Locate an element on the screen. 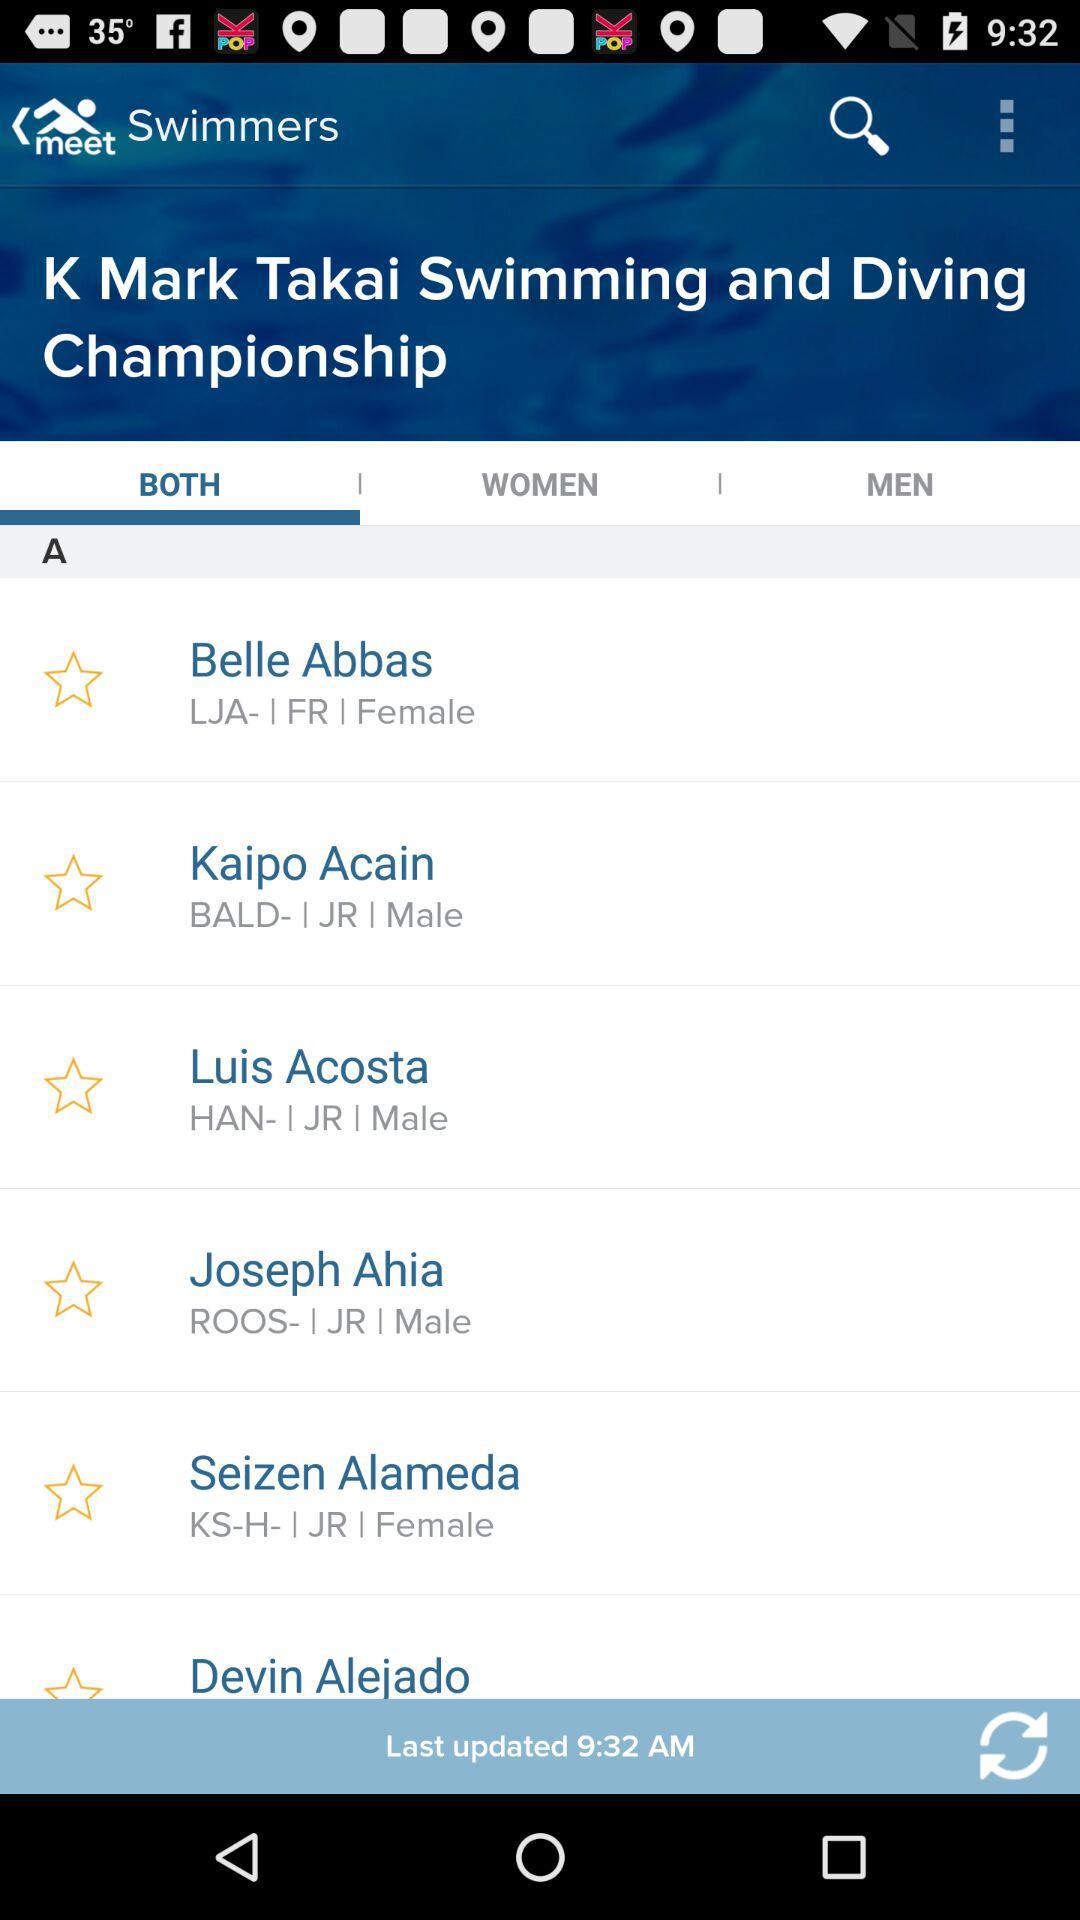 This screenshot has width=1080, height=1920. flag your favorite swimmer is located at coordinates (72, 1493).